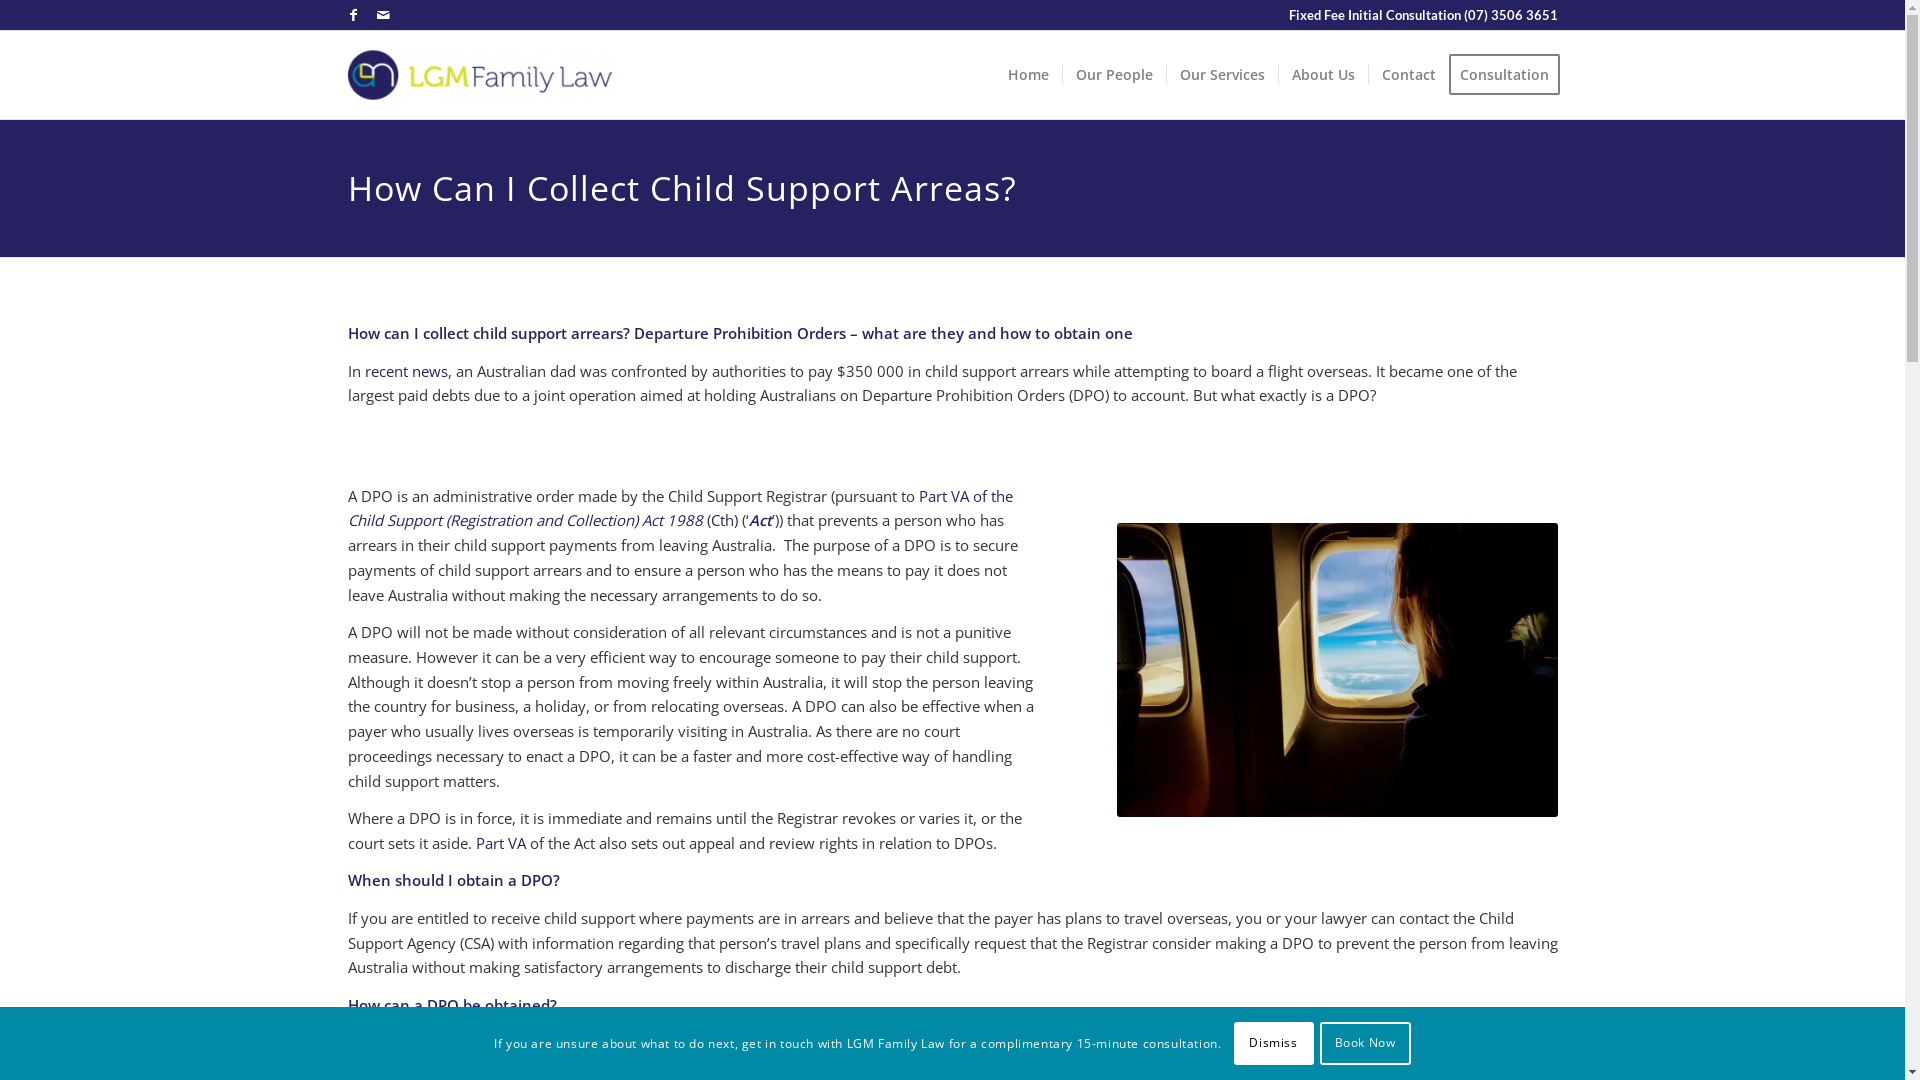 This screenshot has width=1920, height=1080. I want to click on '(07) 3506 3651', so click(1464, 15).